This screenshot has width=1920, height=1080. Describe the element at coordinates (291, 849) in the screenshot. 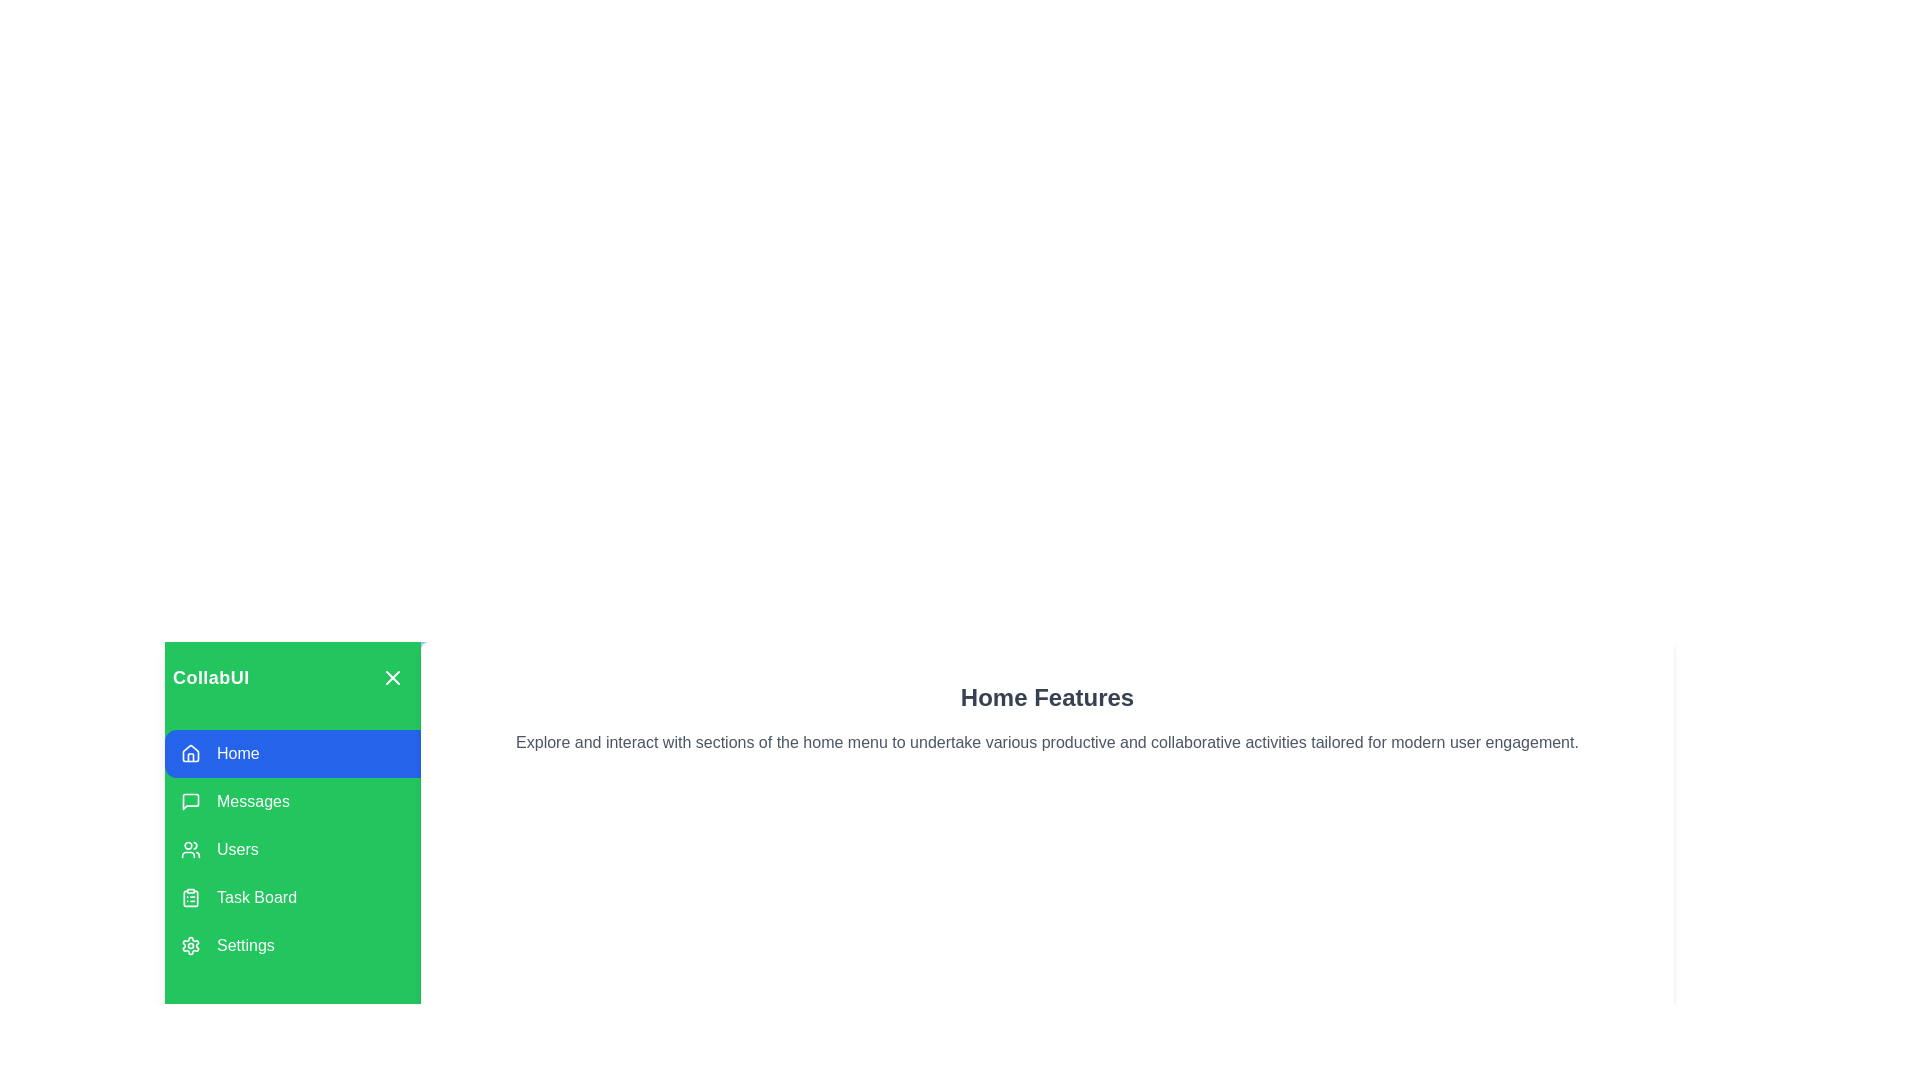

I see `the menu option Users to observe its hover effect` at that location.